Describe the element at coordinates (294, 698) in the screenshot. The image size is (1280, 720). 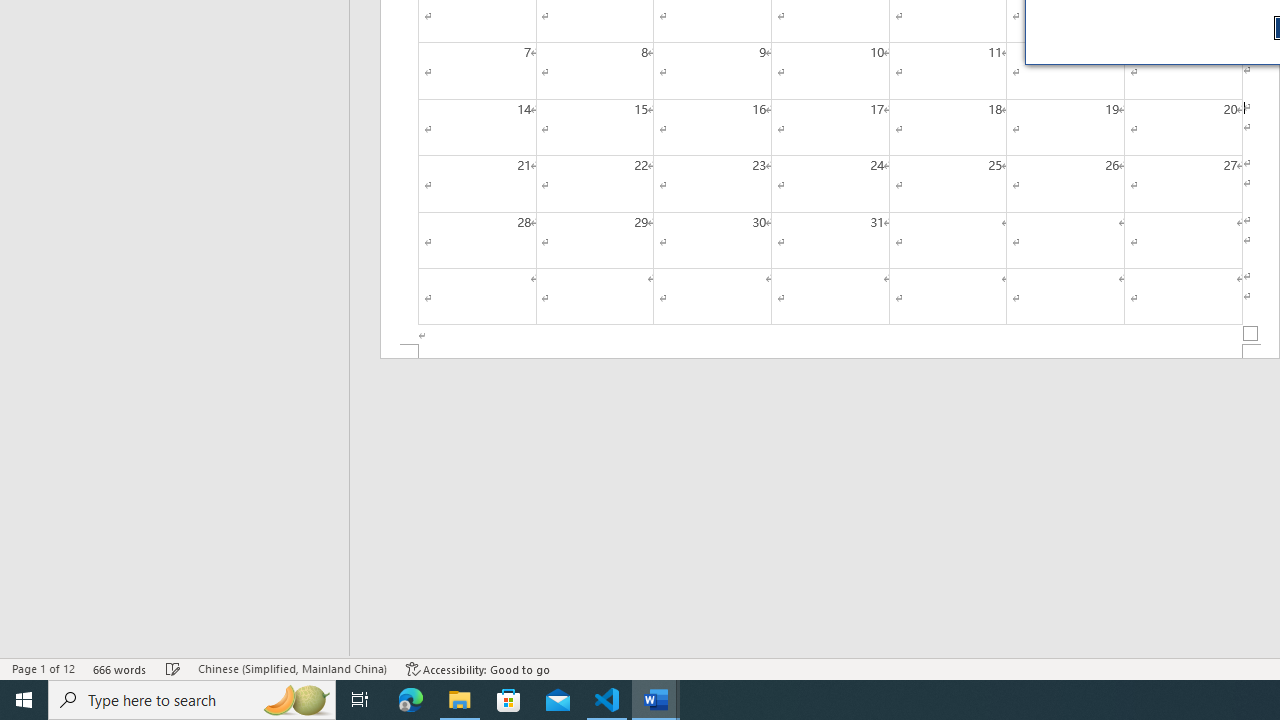
I see `'Search highlights icon opens search home window'` at that location.